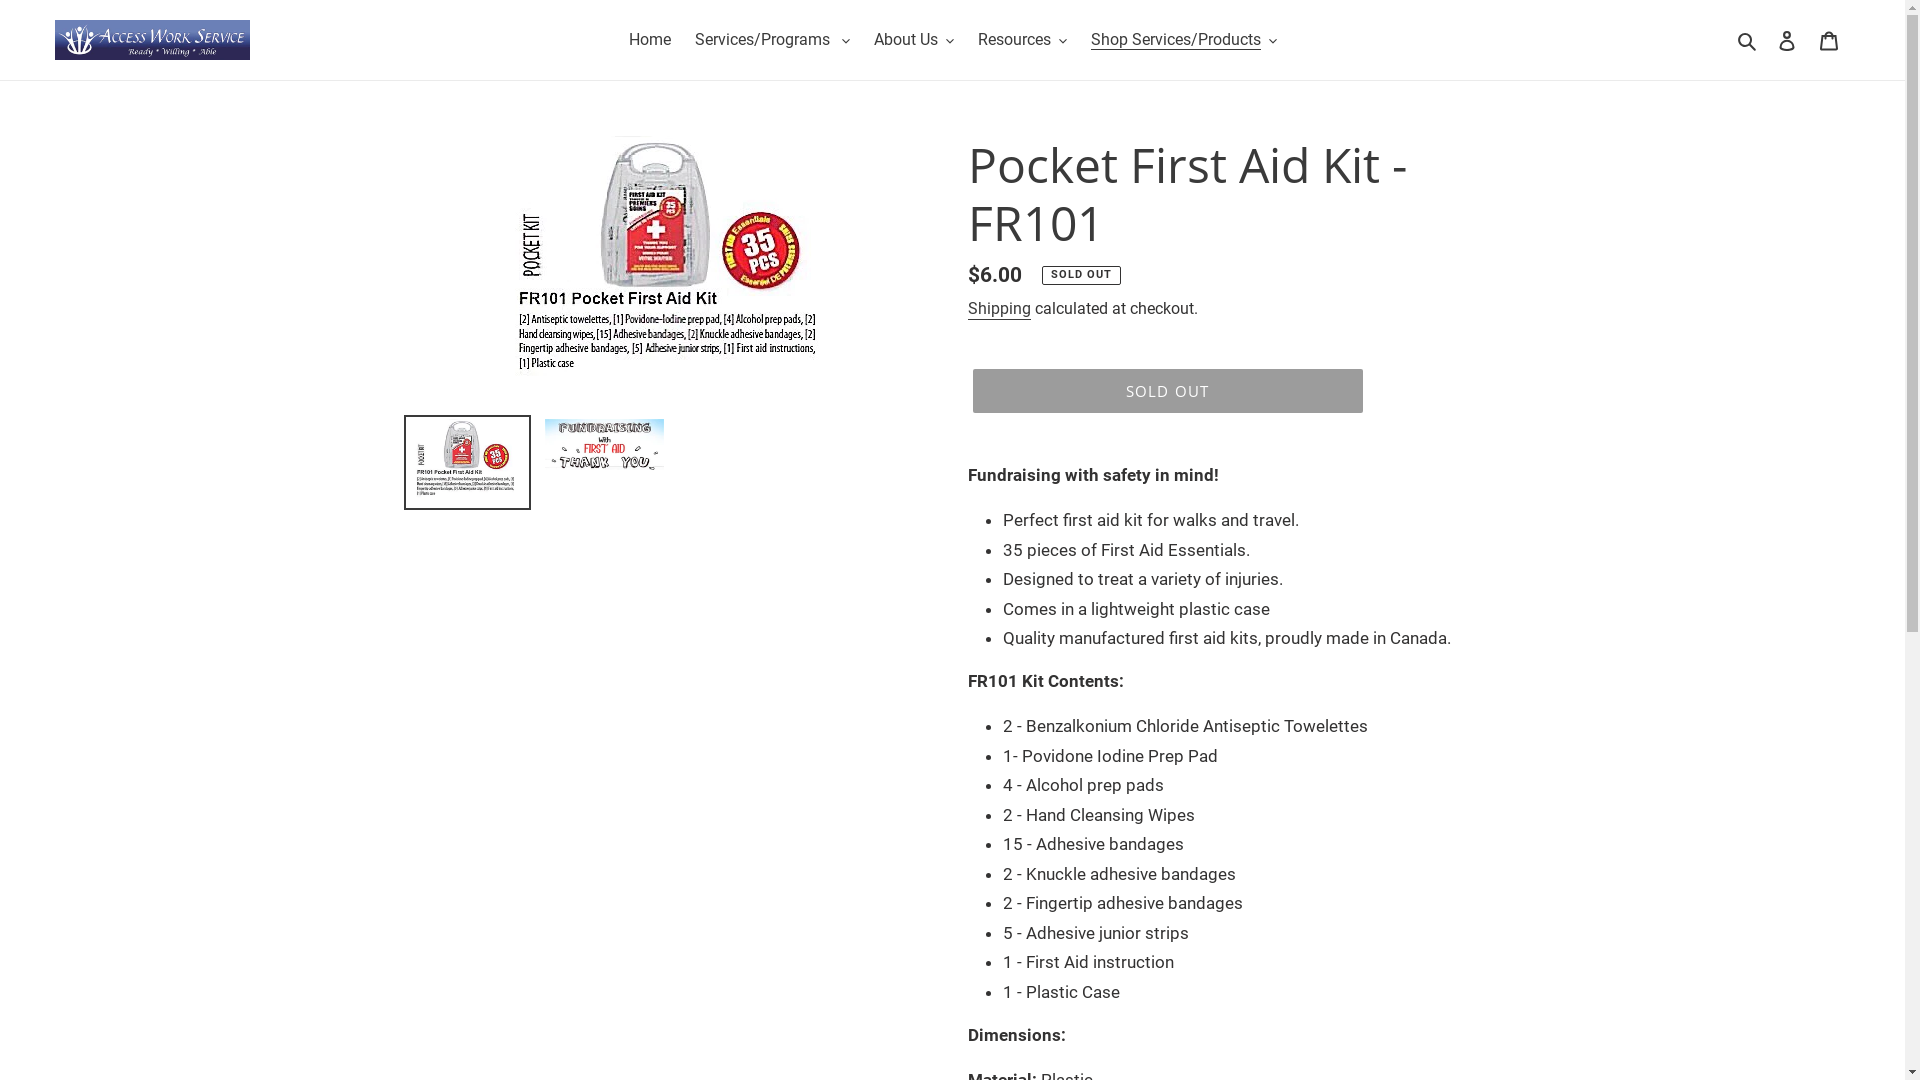  Describe the element at coordinates (1079, 39) in the screenshot. I see `'Shop Services/Products'` at that location.